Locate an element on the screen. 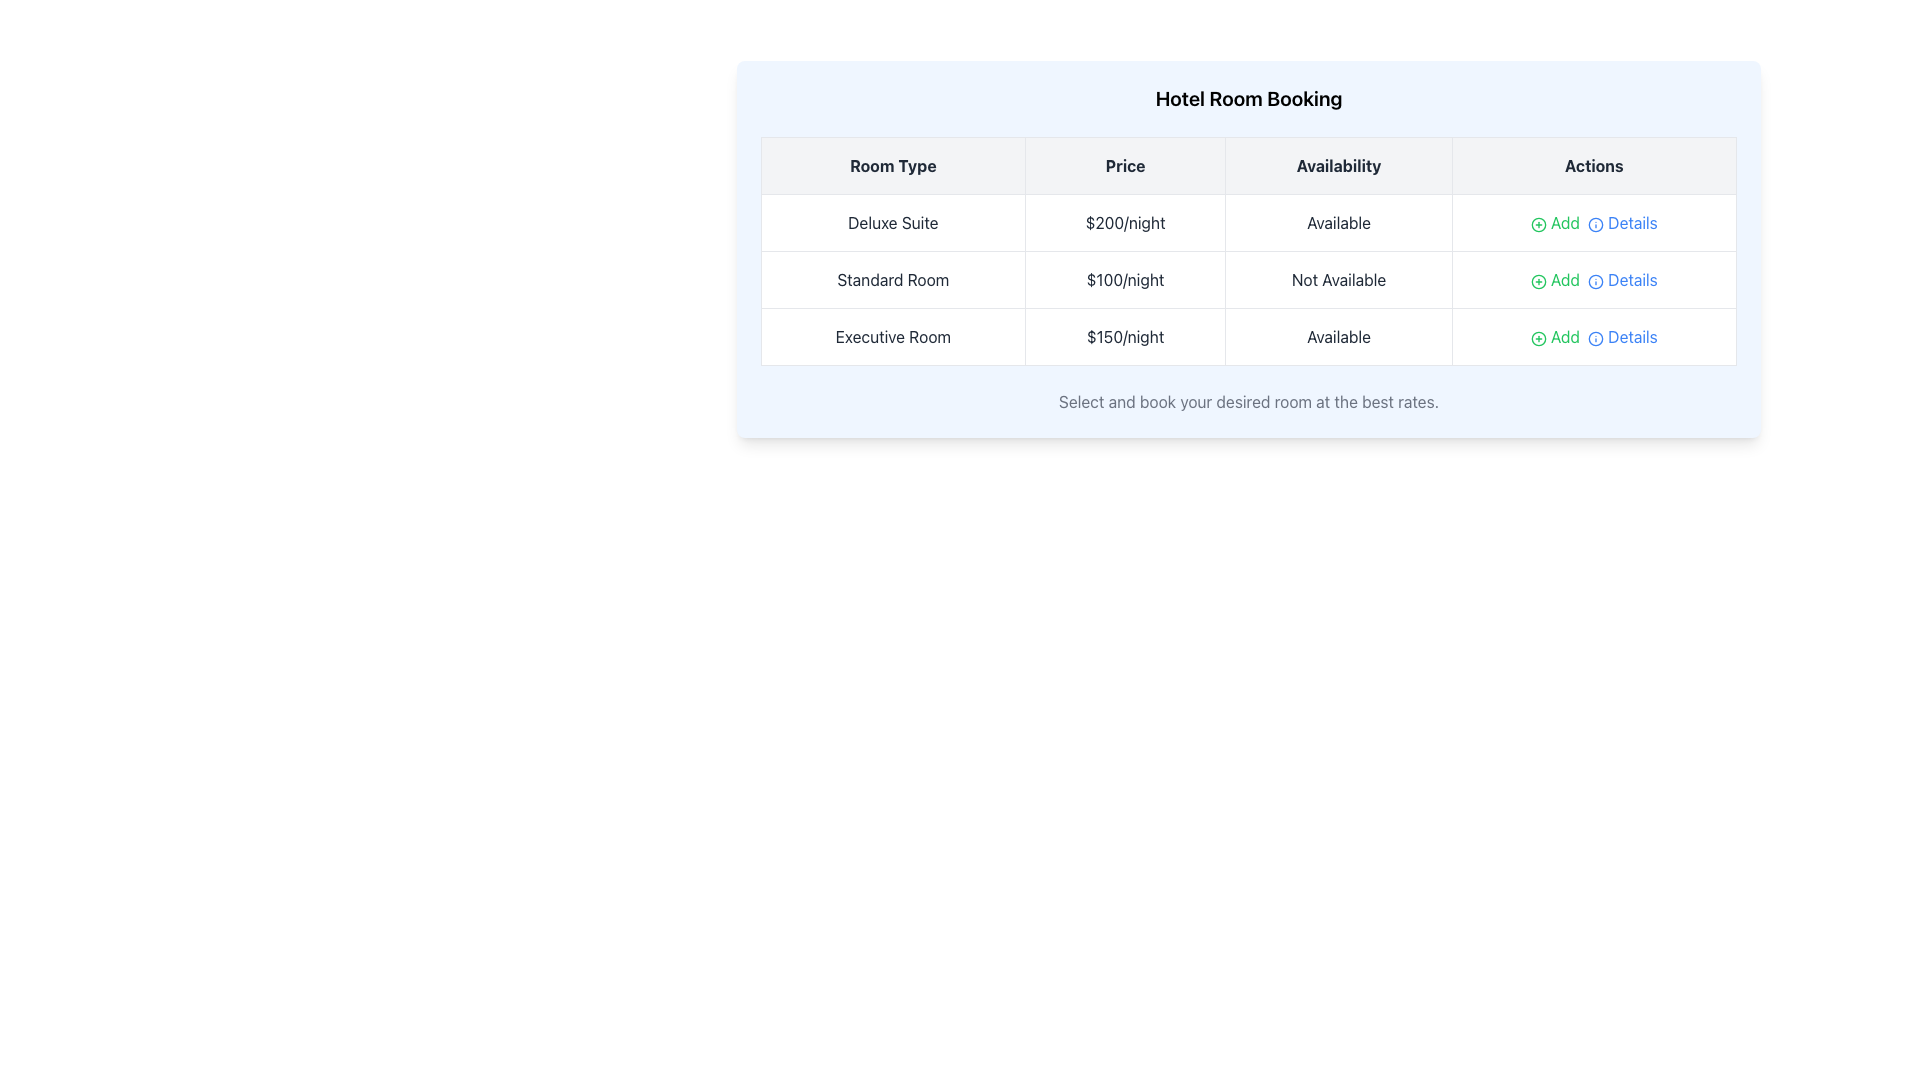 The image size is (1920, 1080). the green 'Add' button located in the second row under the 'Actions' column of the table layout is located at coordinates (1554, 280).